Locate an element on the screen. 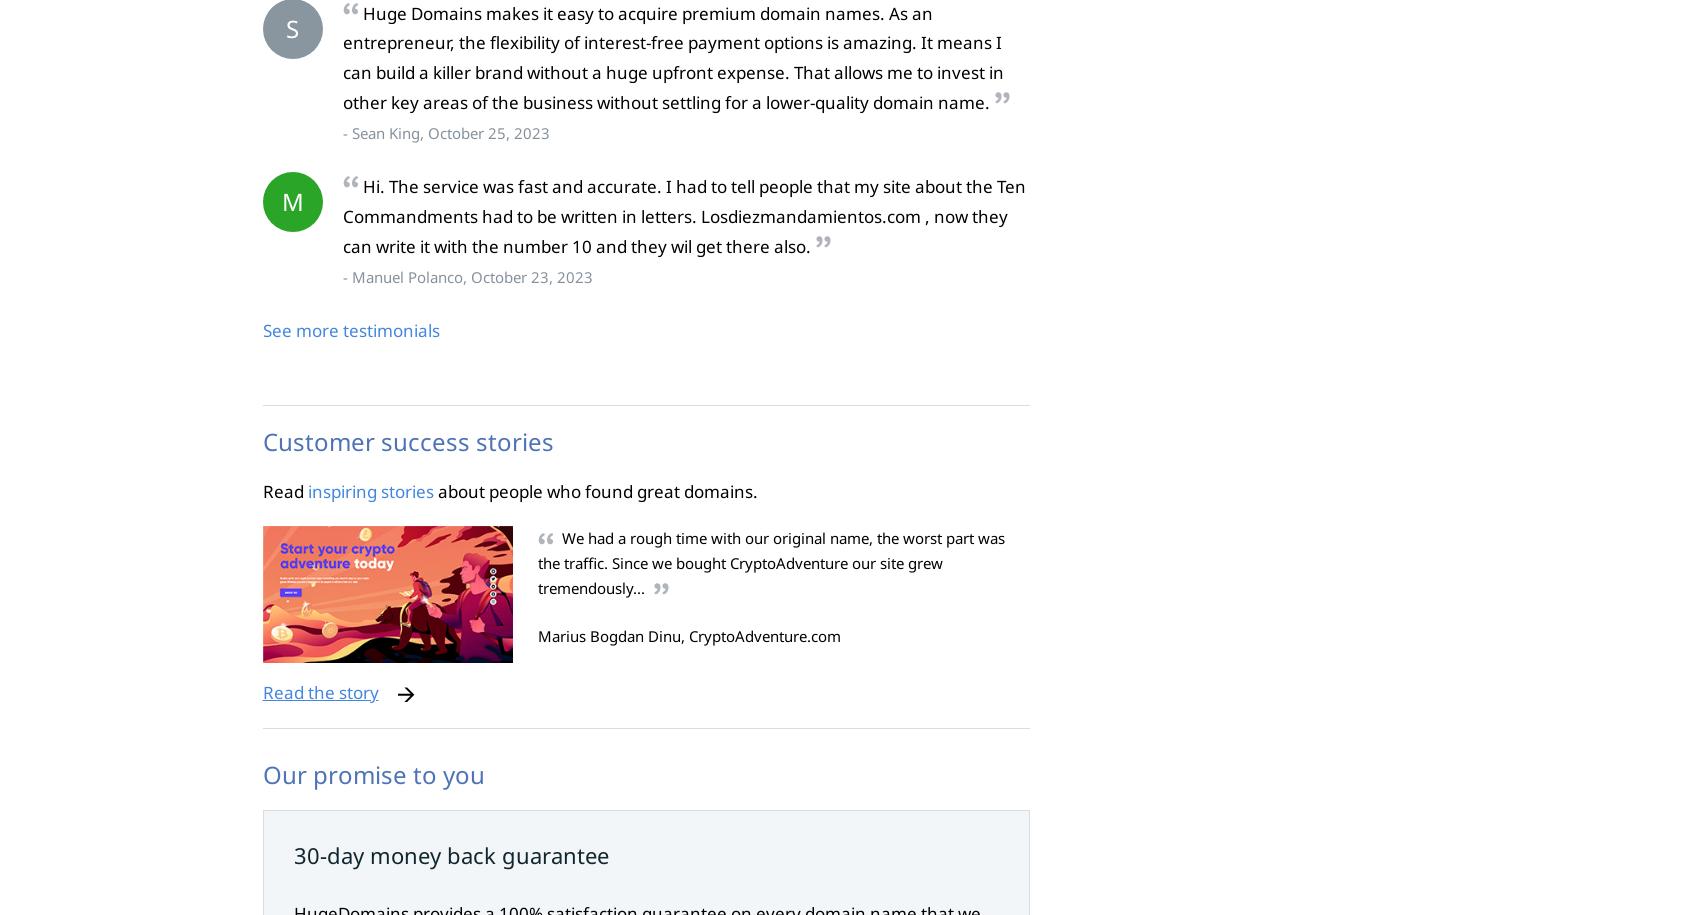 The height and width of the screenshot is (915, 1695). 'Our promise to you' is located at coordinates (372, 772).